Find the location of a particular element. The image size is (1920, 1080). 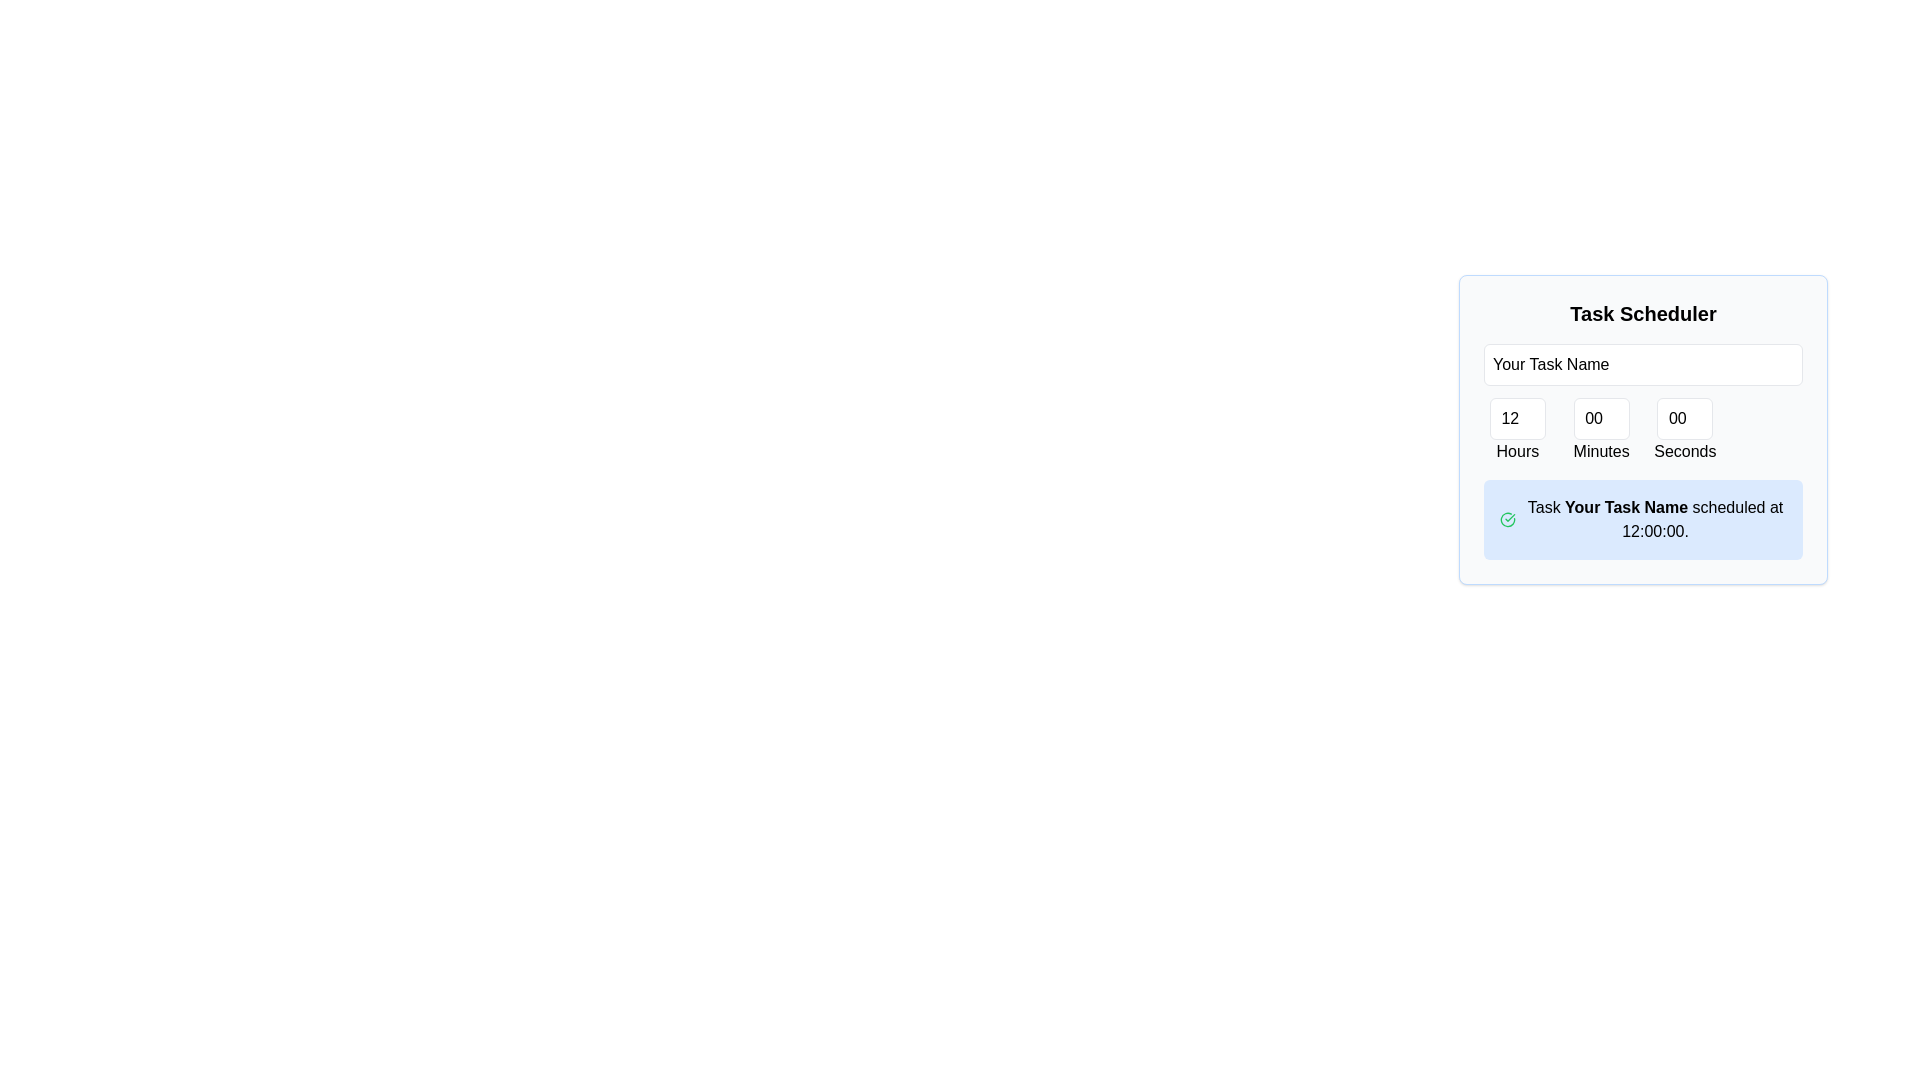

the non-interactive text element displaying the word 'Seconds', located next to the numeric input field in the time scheduler interface is located at coordinates (1684, 451).